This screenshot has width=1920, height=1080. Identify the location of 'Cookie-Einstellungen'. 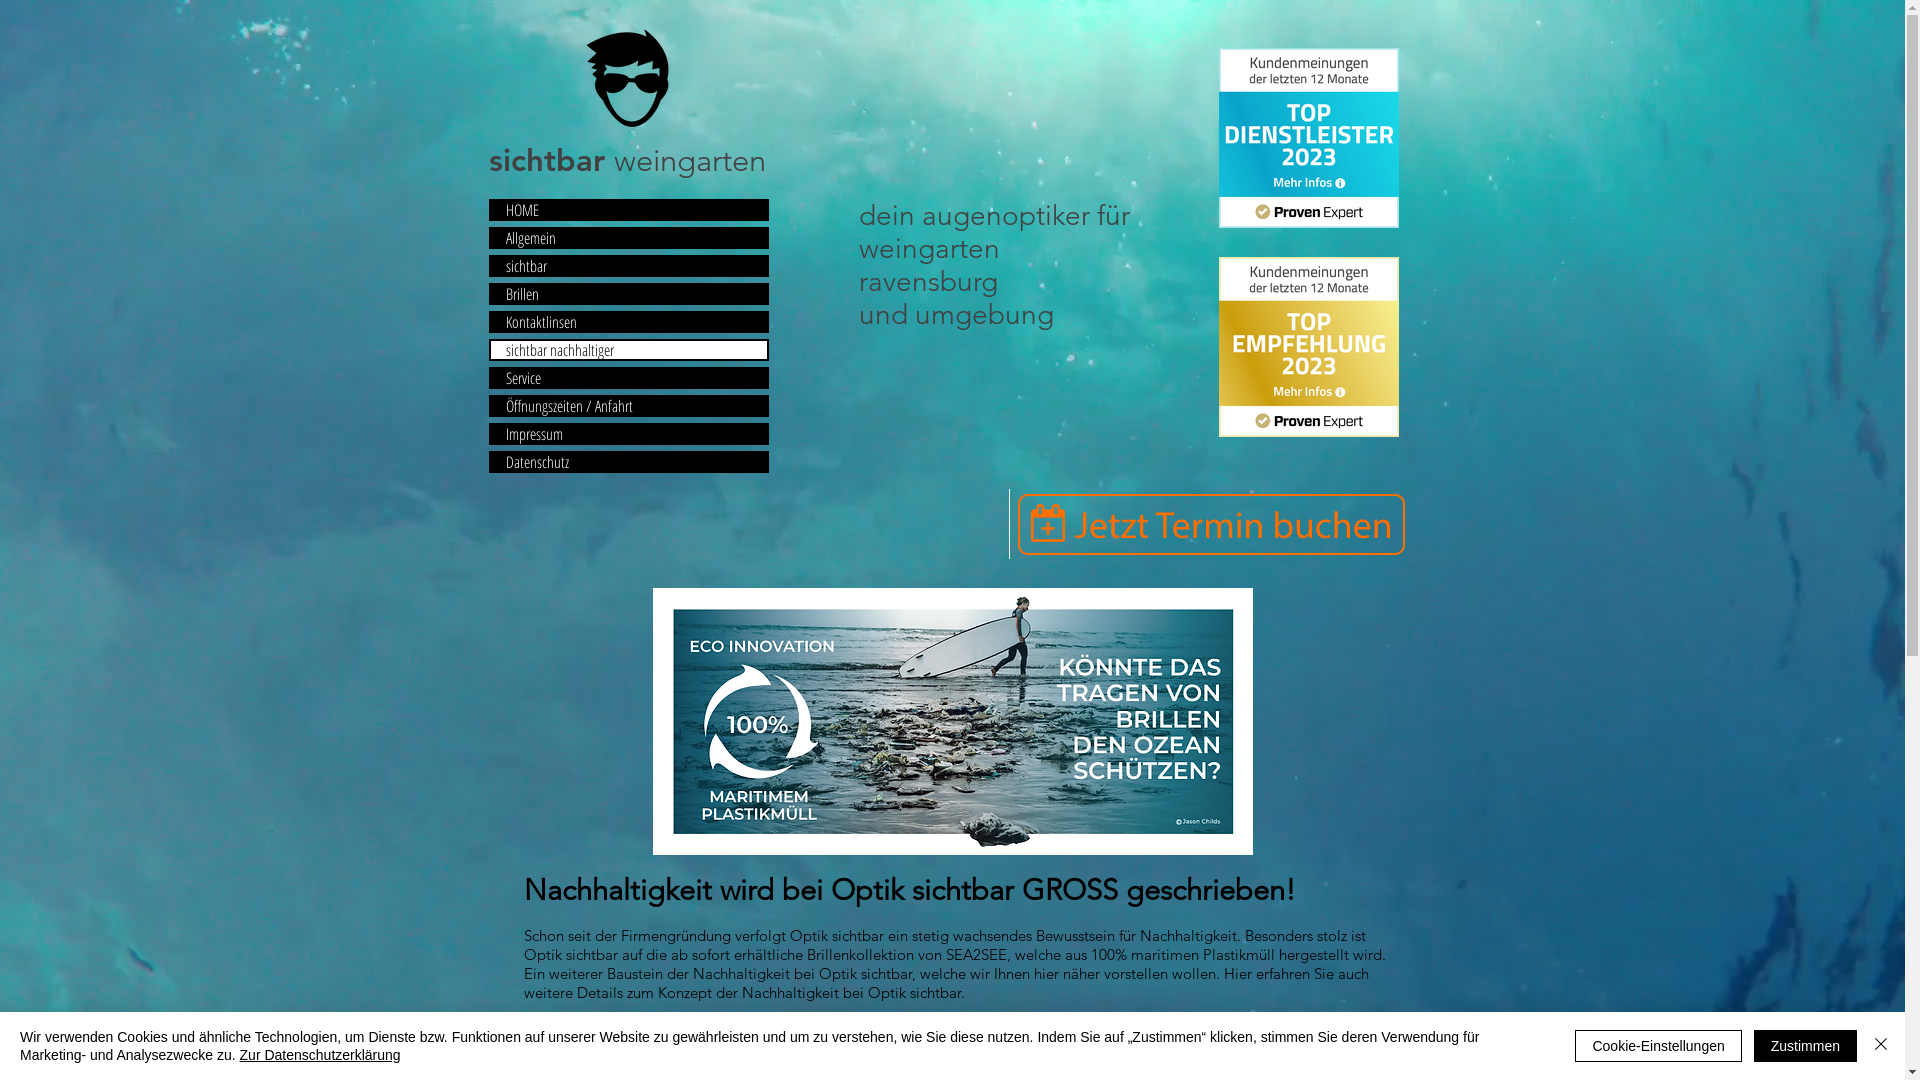
(1657, 1044).